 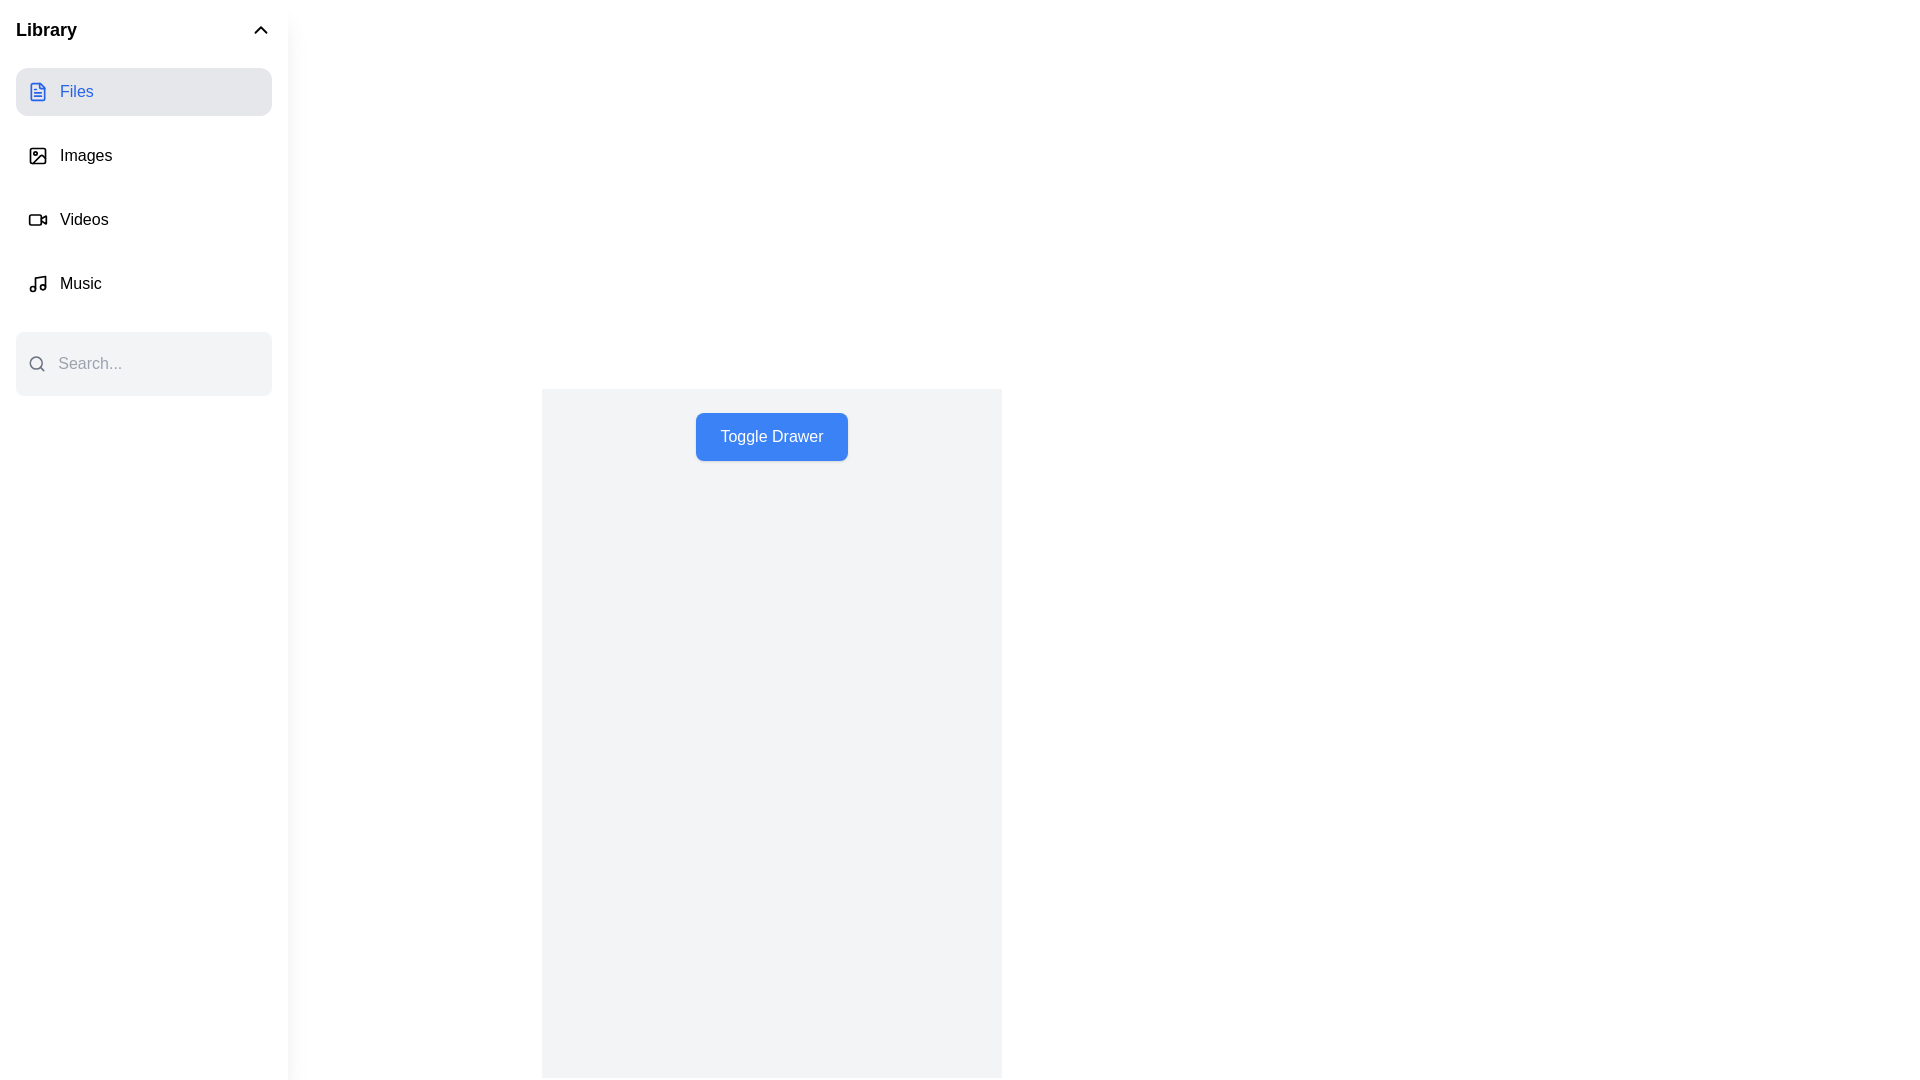 What do you see at coordinates (771, 435) in the screenshot?
I see `the rectangular button labeled 'Toggle Drawer' with a blue background and white text` at bounding box center [771, 435].